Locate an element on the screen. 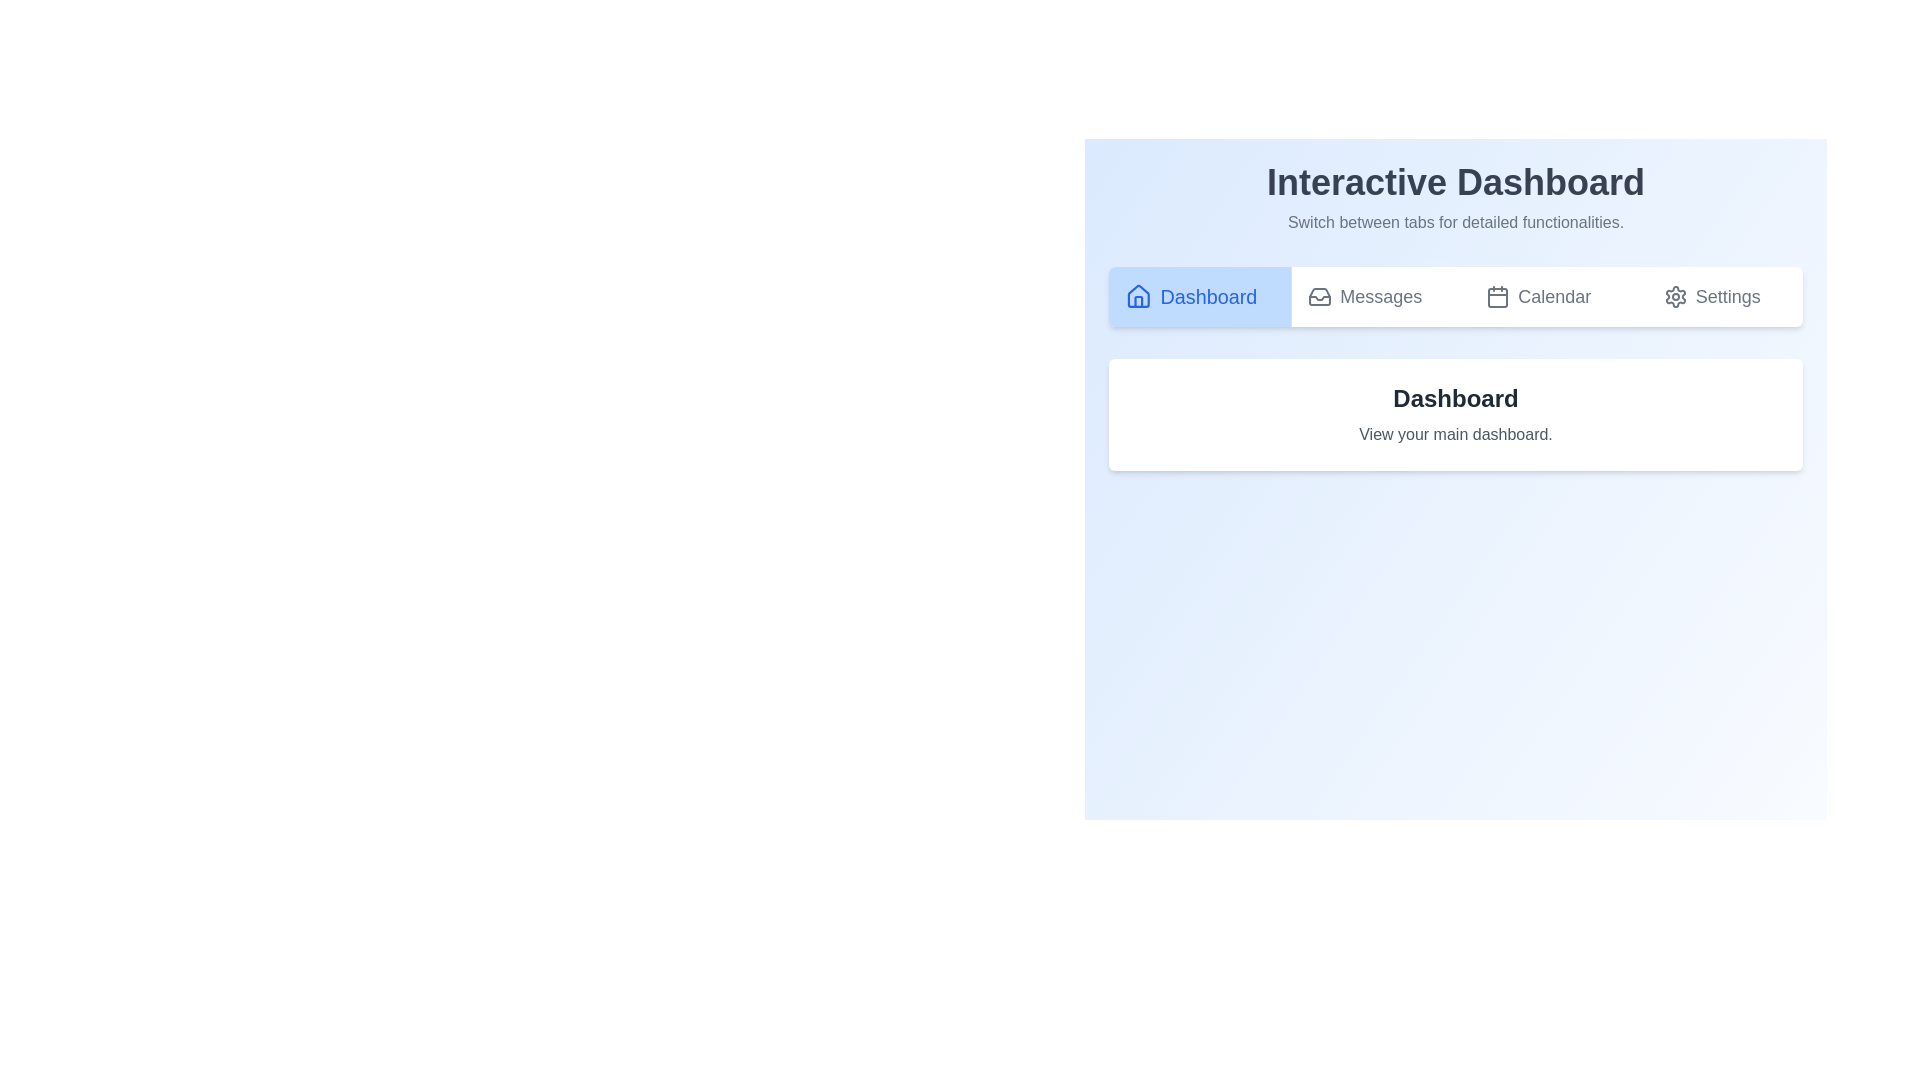 Image resolution: width=1920 pixels, height=1080 pixels. the rectangular button with a light blue background and deep blue text labeled 'Dashboard' is located at coordinates (1195, 297).